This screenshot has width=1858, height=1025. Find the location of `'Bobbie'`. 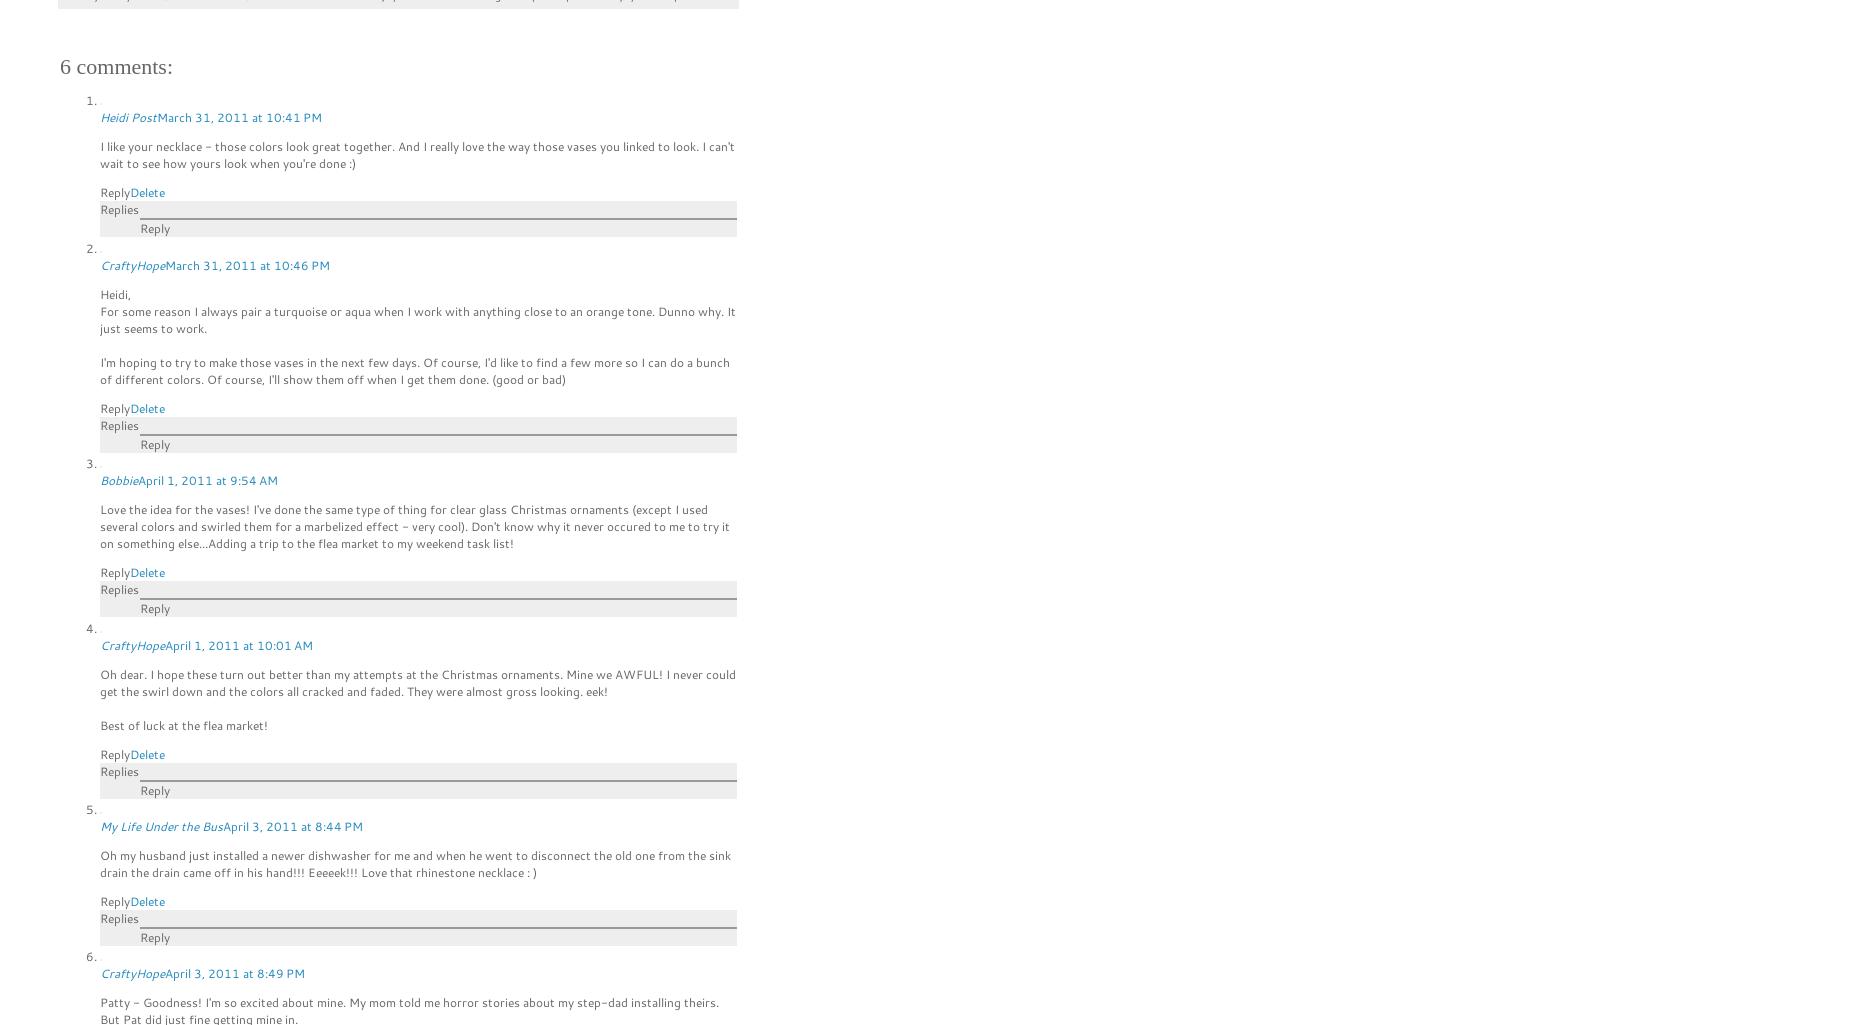

'Bobbie' is located at coordinates (118, 480).